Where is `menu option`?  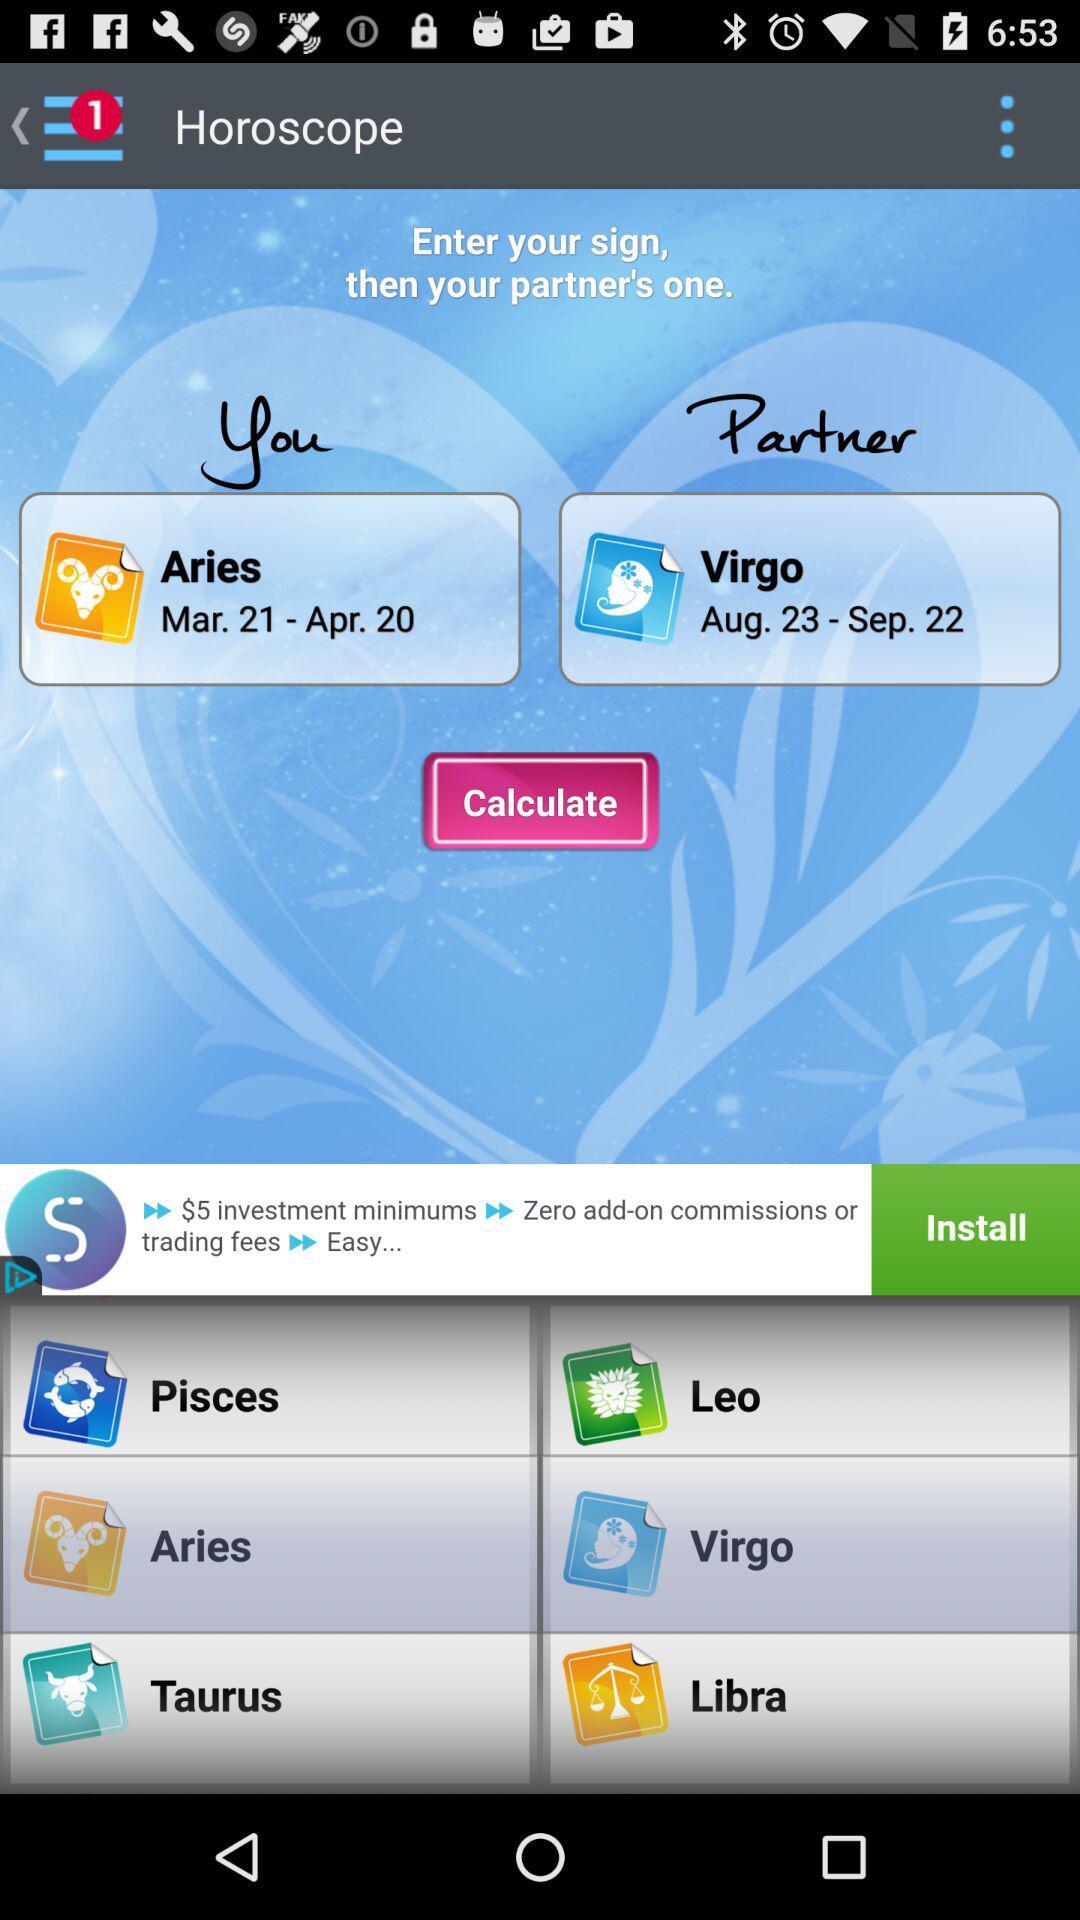 menu option is located at coordinates (1006, 124).